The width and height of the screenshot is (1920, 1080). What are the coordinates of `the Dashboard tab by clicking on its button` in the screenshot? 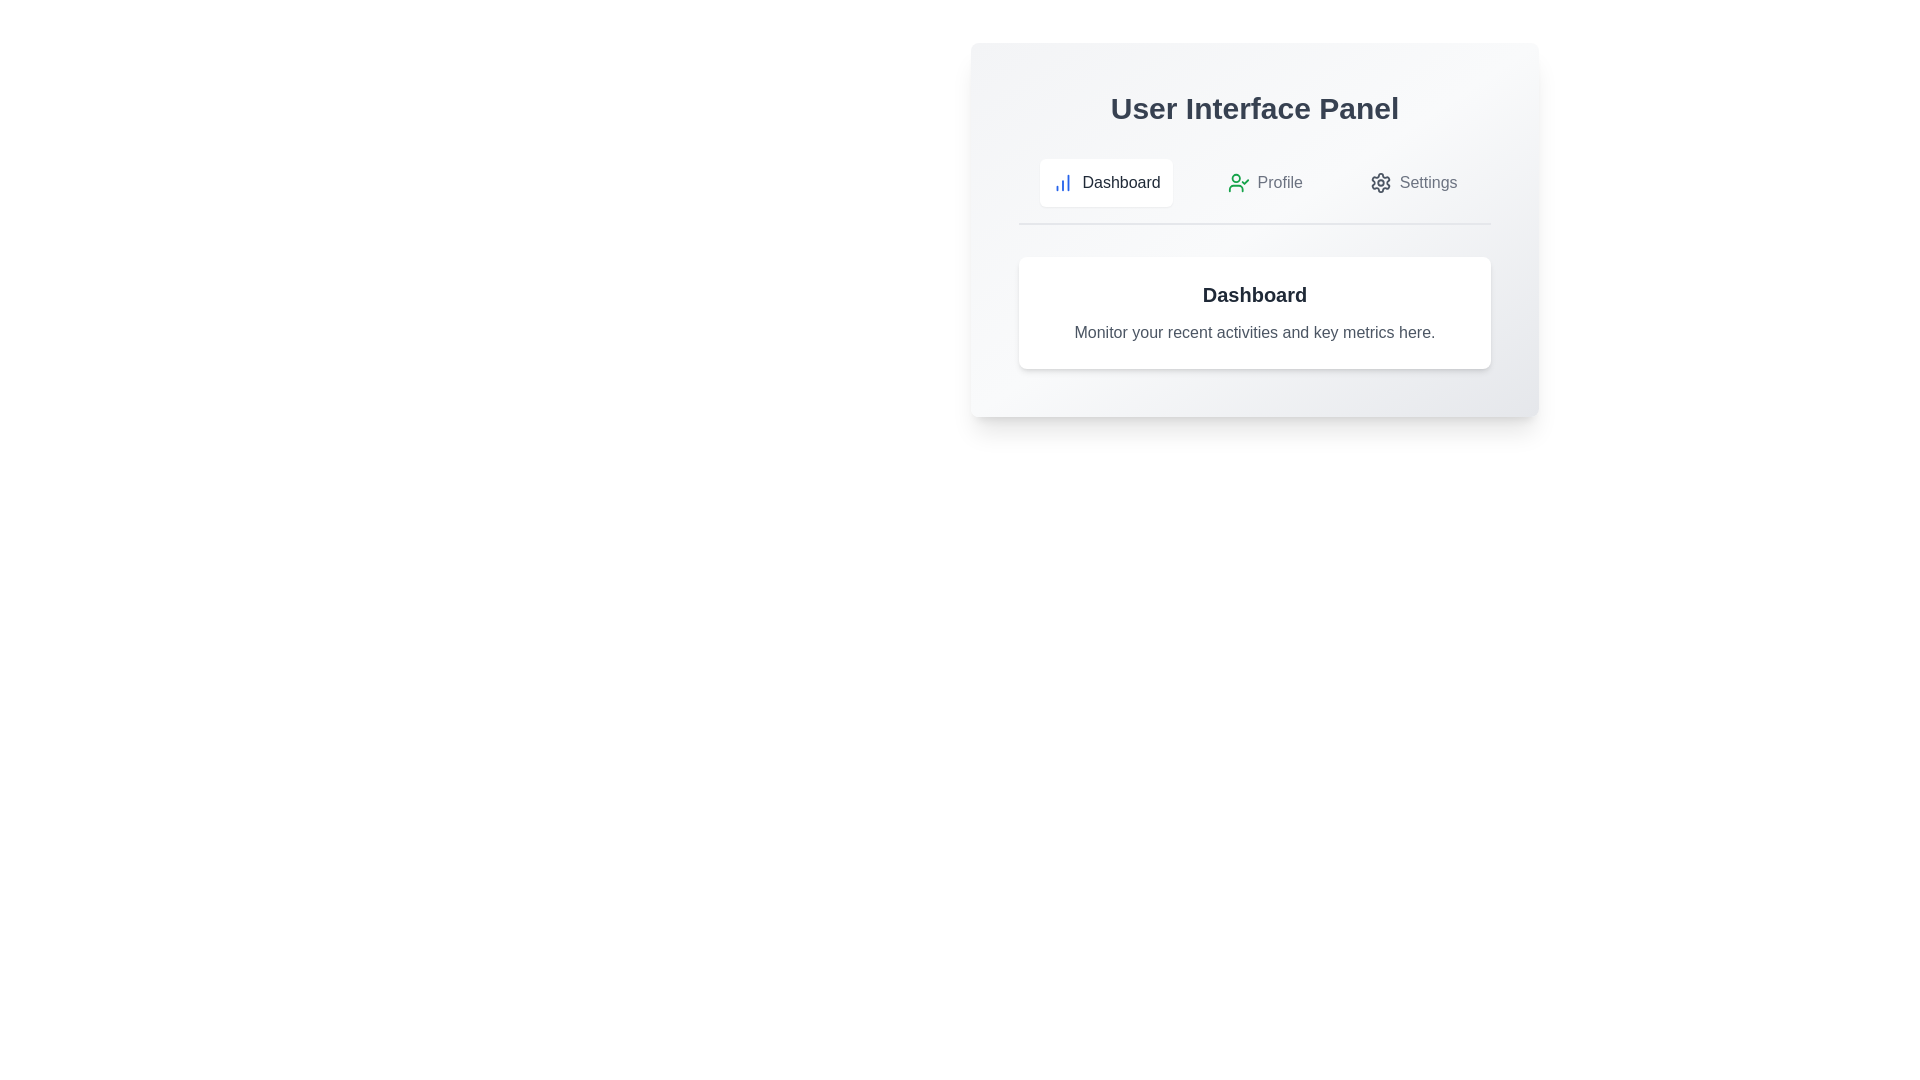 It's located at (1105, 182).